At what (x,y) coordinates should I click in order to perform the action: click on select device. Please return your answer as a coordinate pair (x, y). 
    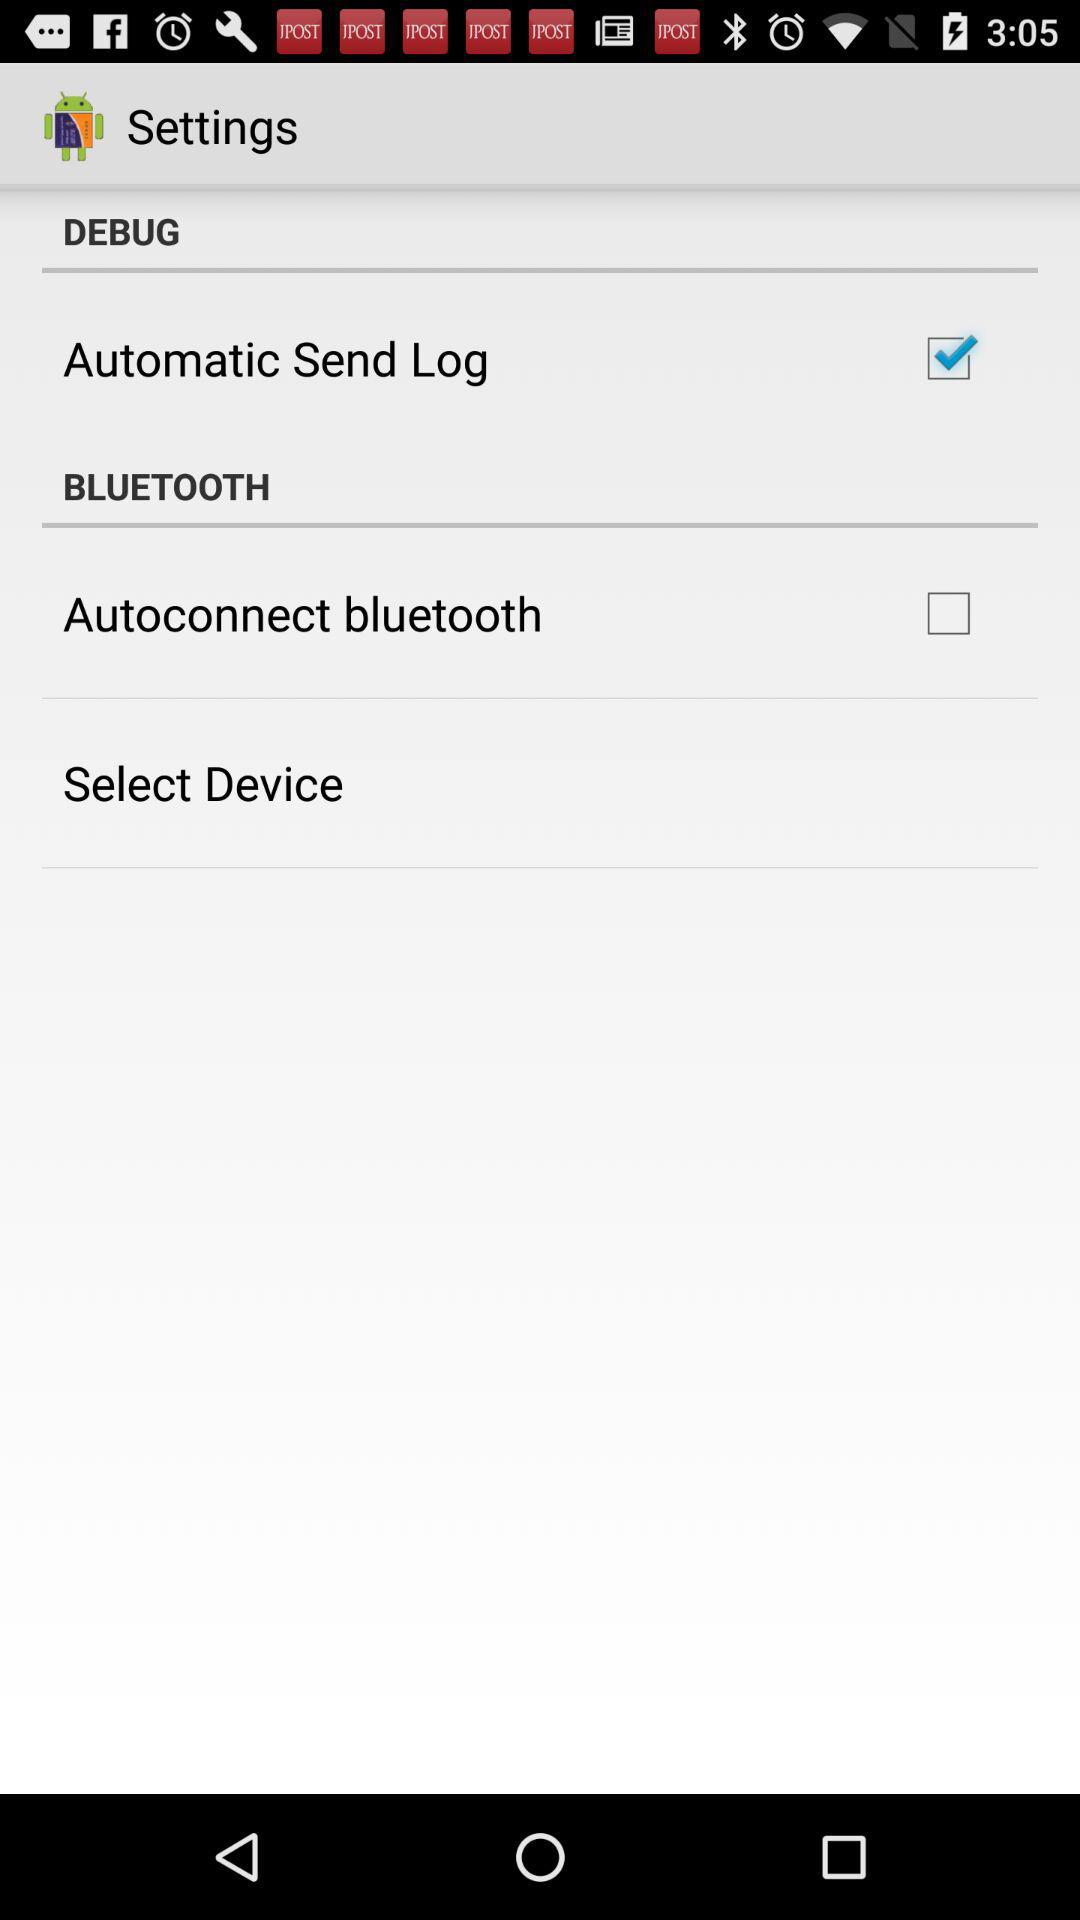
    Looking at the image, I should click on (203, 781).